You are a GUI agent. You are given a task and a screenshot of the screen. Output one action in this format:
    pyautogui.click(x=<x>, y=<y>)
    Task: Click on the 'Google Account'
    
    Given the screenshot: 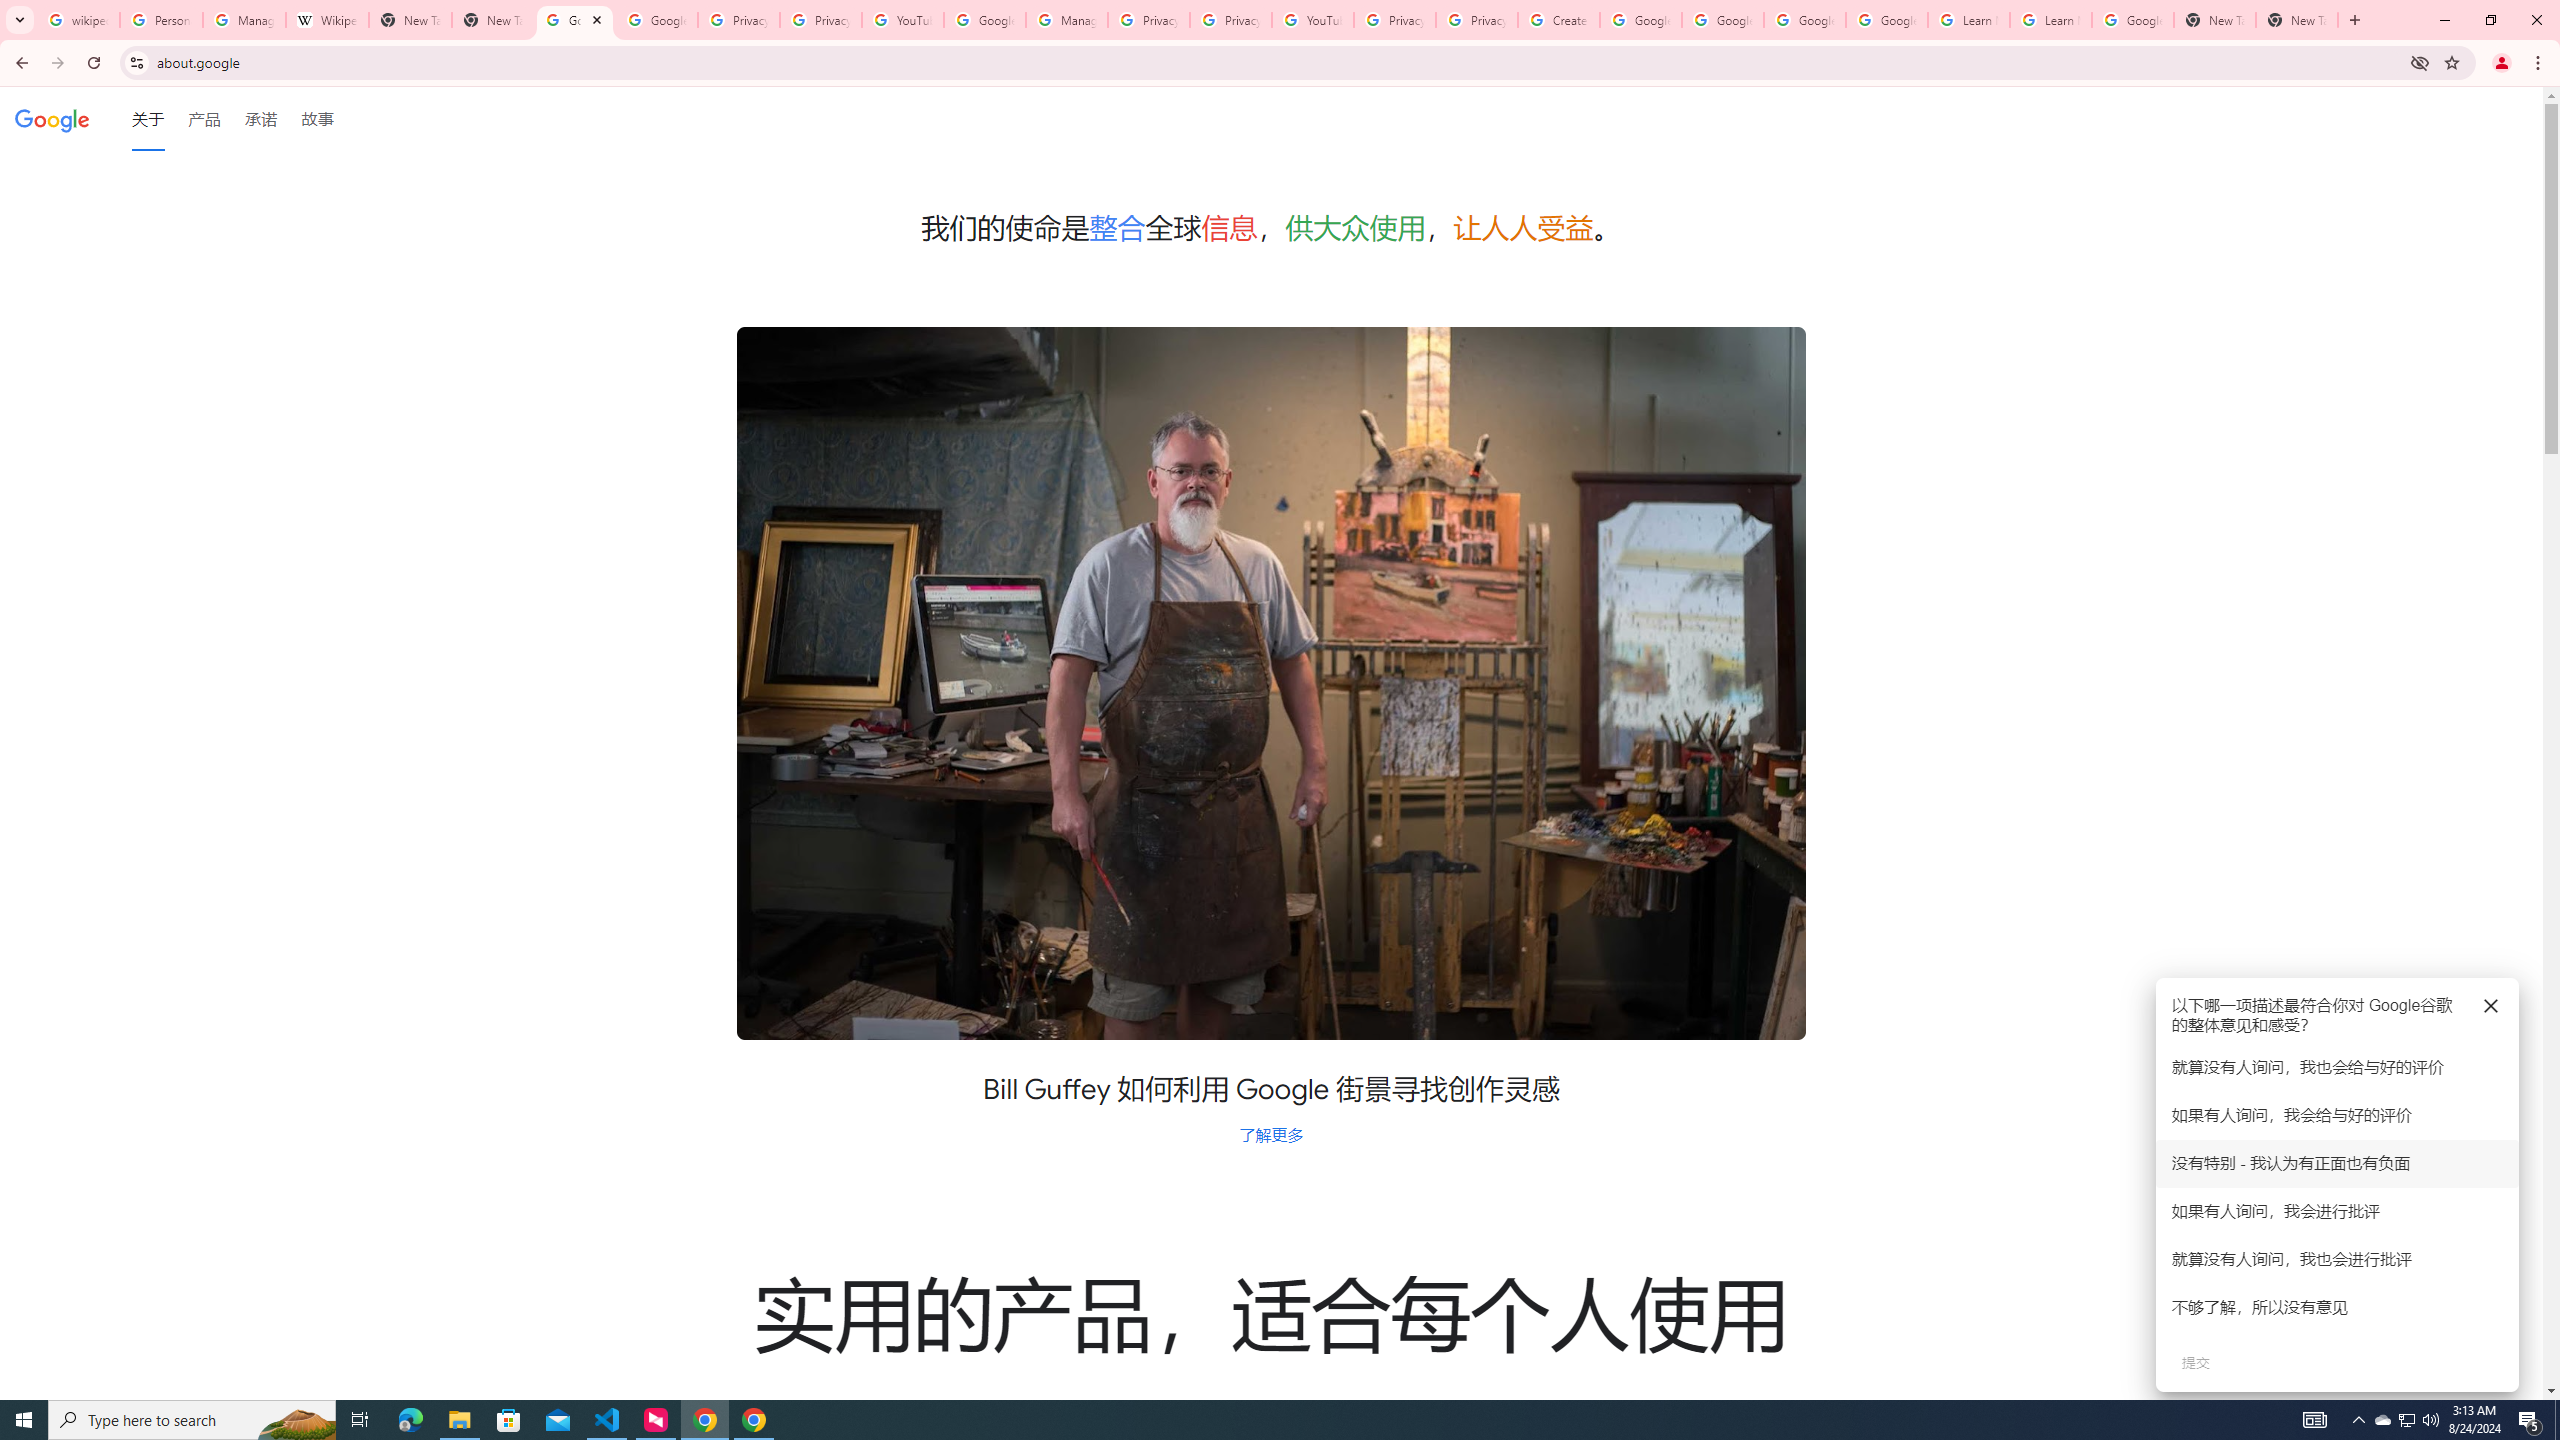 What is the action you would take?
    pyautogui.click(x=2132, y=19)
    